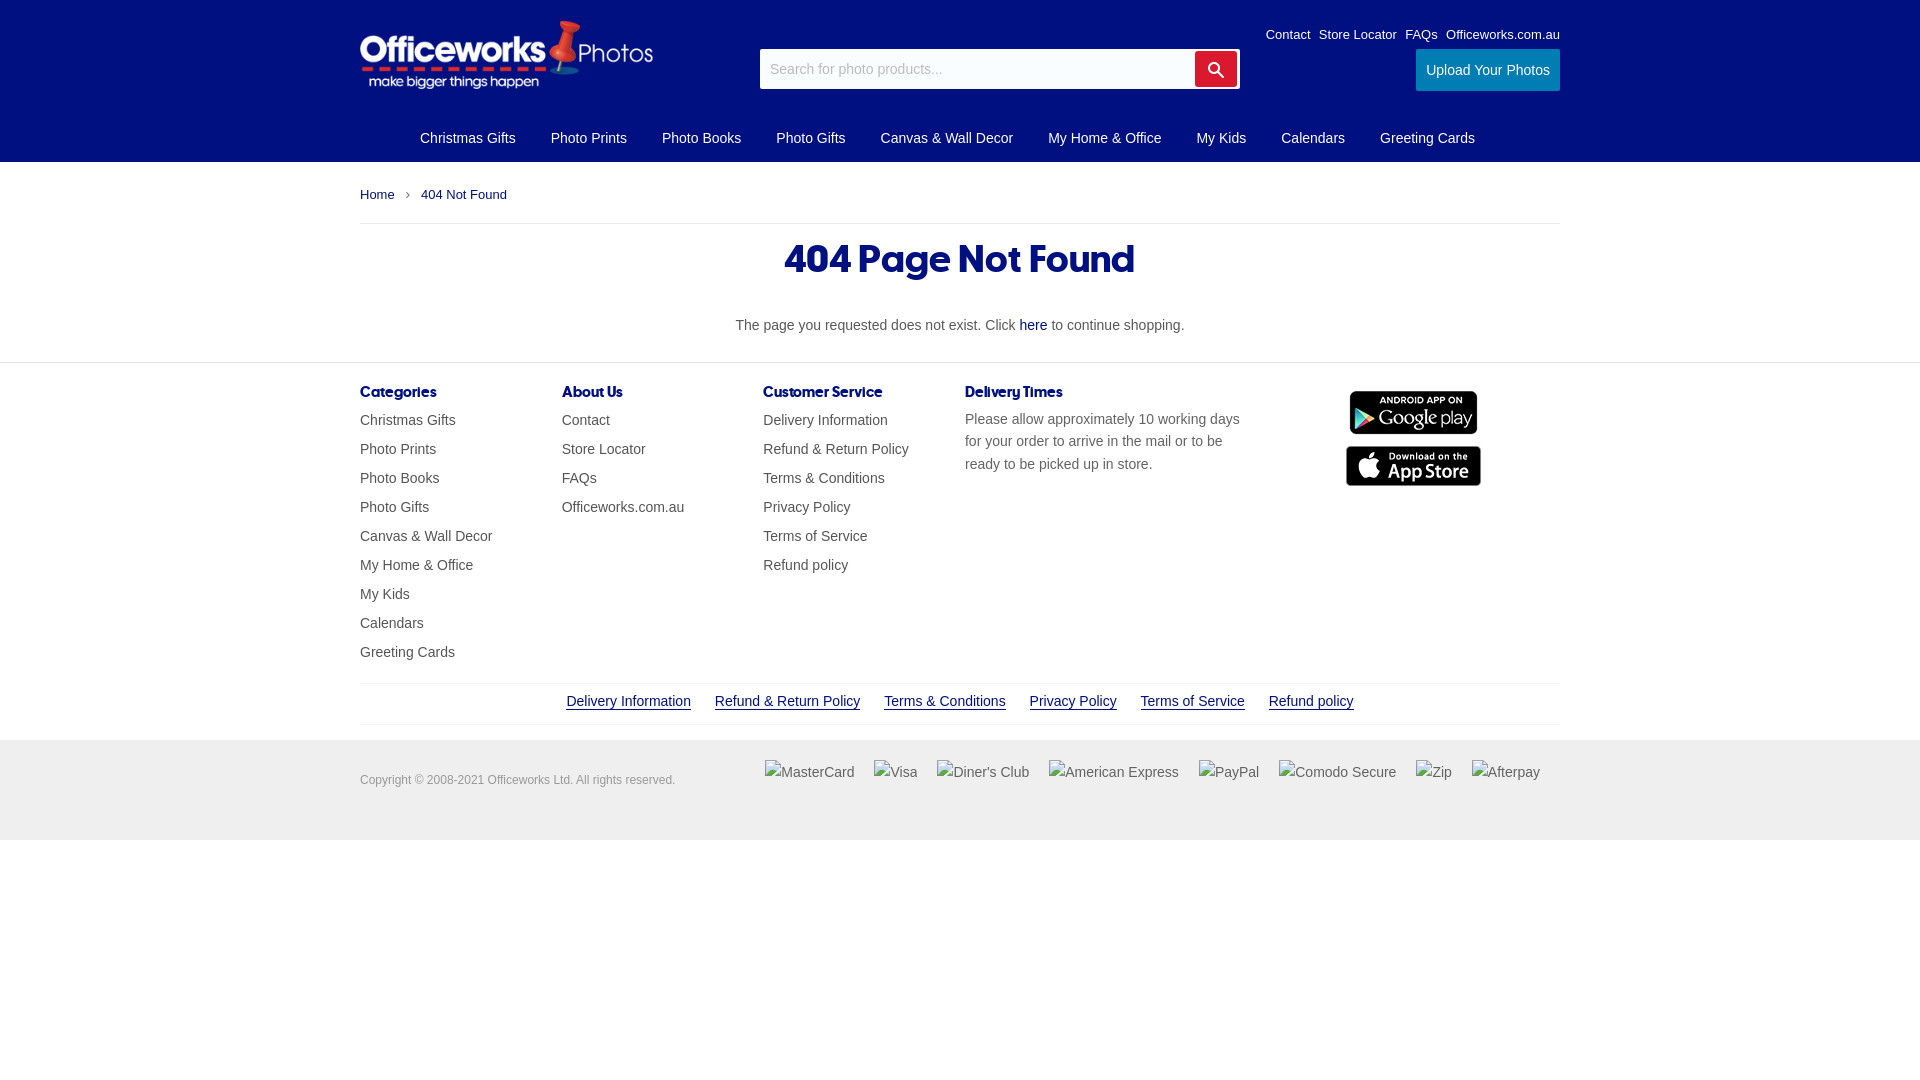 The height and width of the screenshot is (1080, 1920). Describe the element at coordinates (815, 535) in the screenshot. I see `'Terms of Service'` at that location.